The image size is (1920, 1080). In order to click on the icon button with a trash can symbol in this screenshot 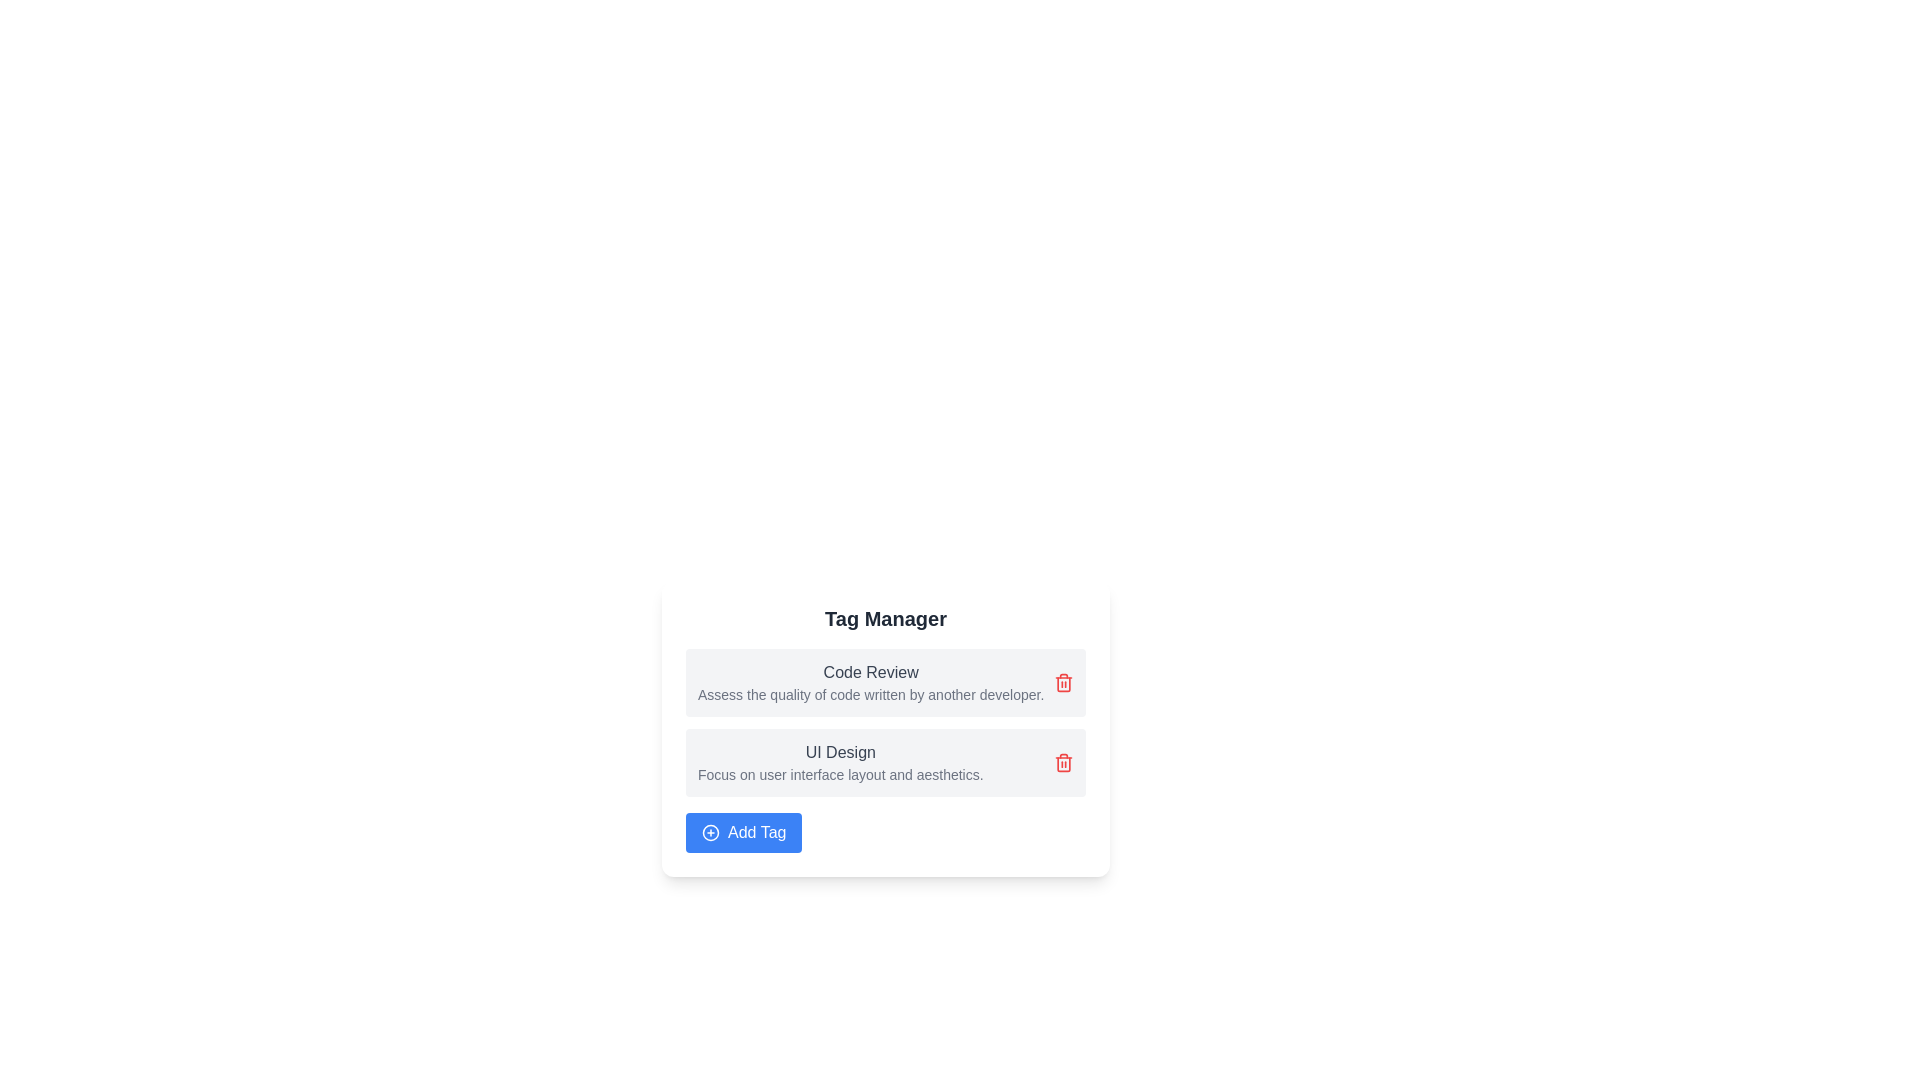, I will do `click(1063, 763)`.